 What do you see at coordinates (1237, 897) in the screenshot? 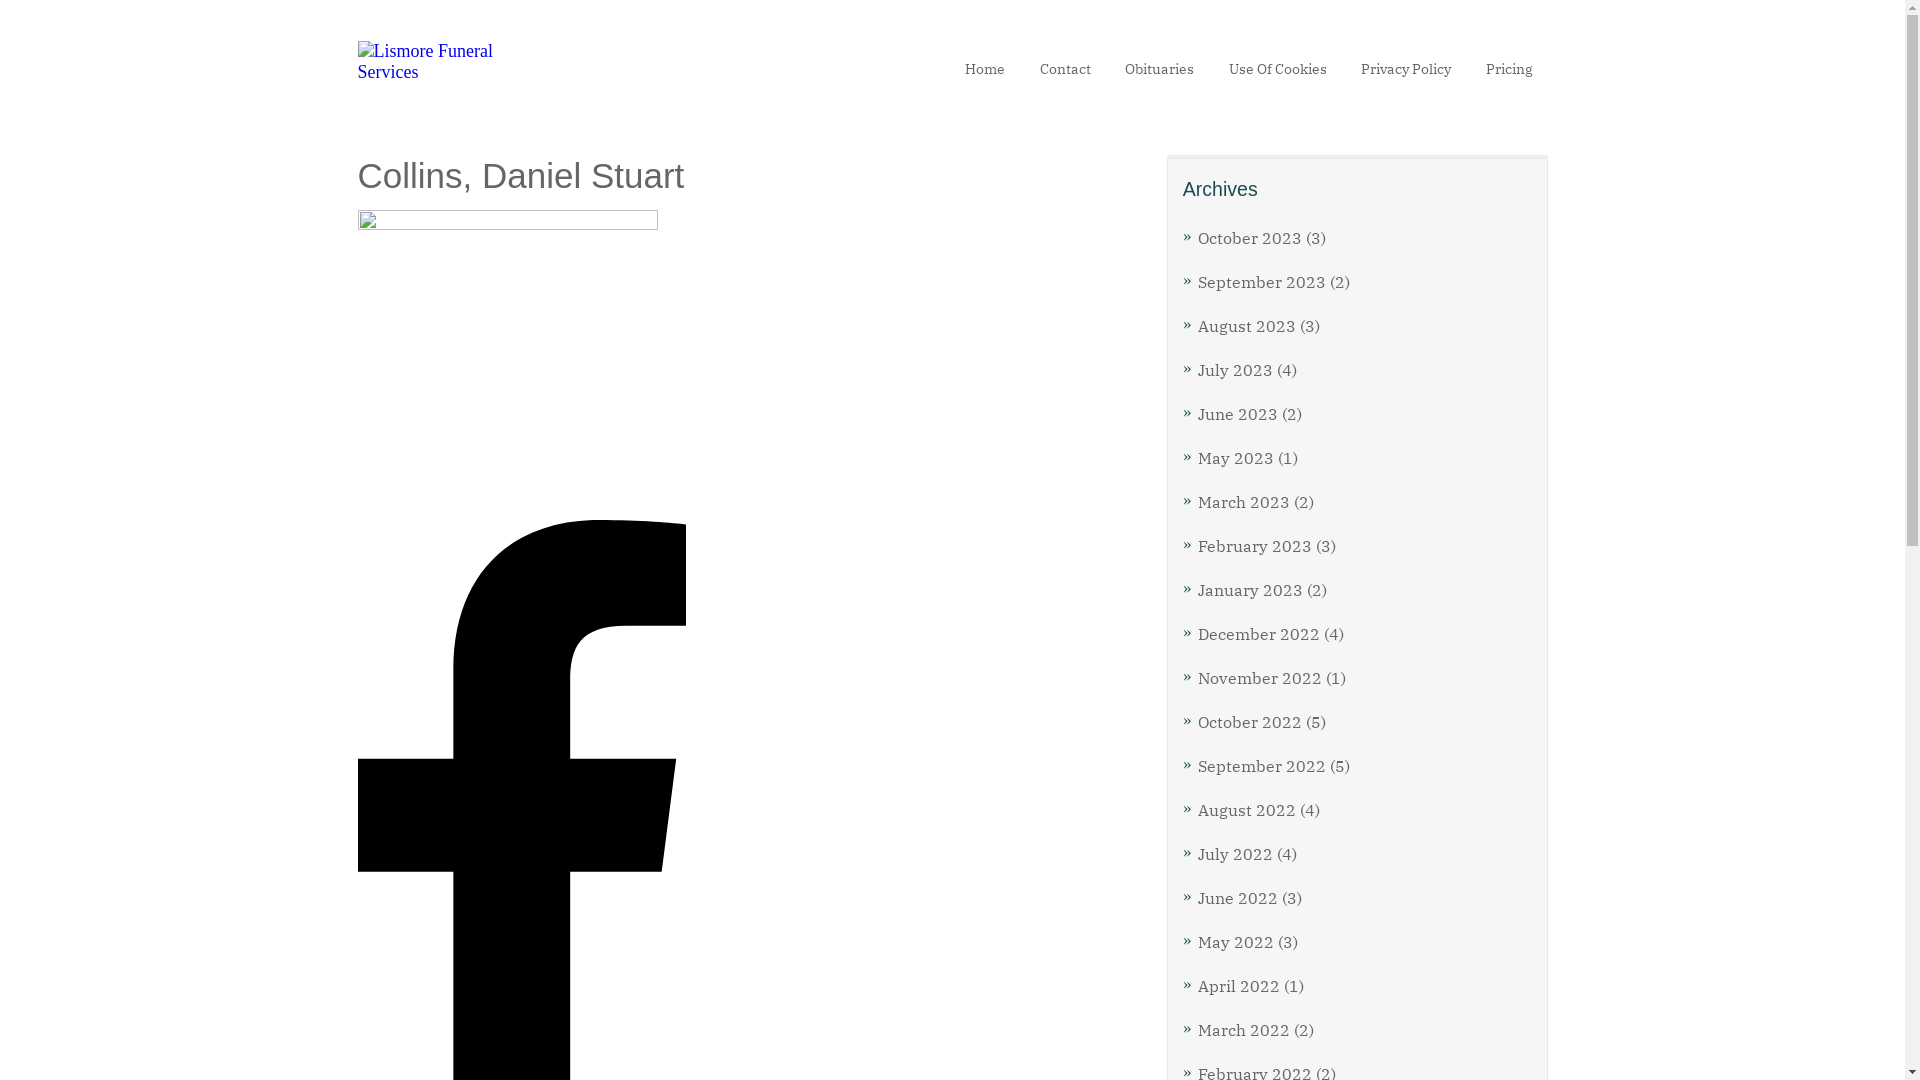
I see `'June 2022'` at bounding box center [1237, 897].